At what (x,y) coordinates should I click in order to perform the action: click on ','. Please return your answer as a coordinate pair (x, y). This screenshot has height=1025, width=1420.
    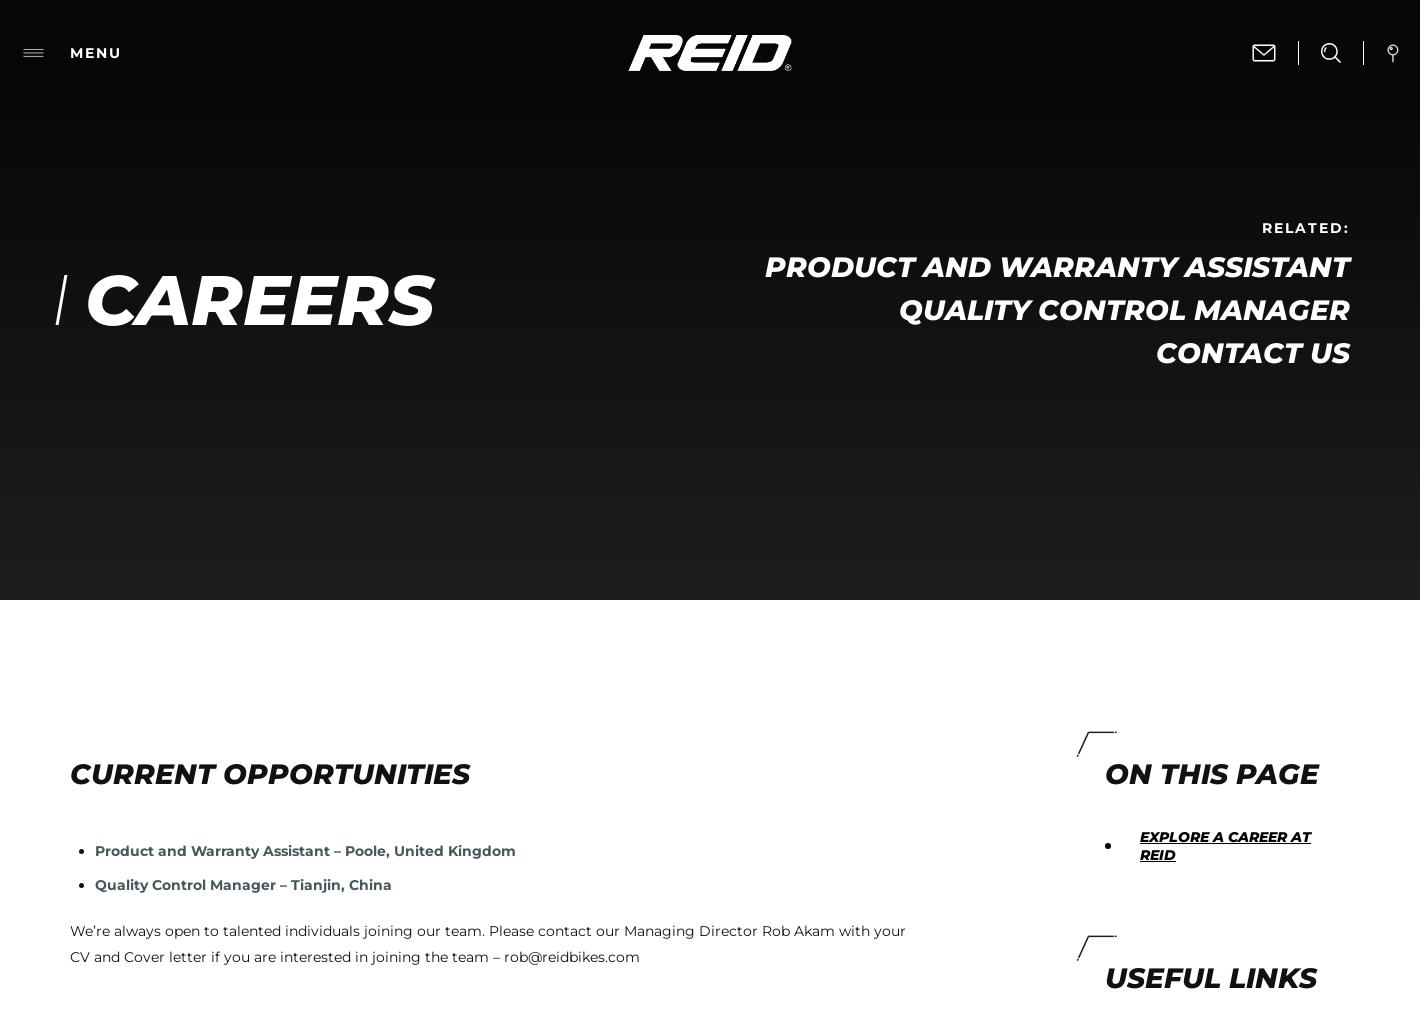
    Looking at the image, I should click on (824, 148).